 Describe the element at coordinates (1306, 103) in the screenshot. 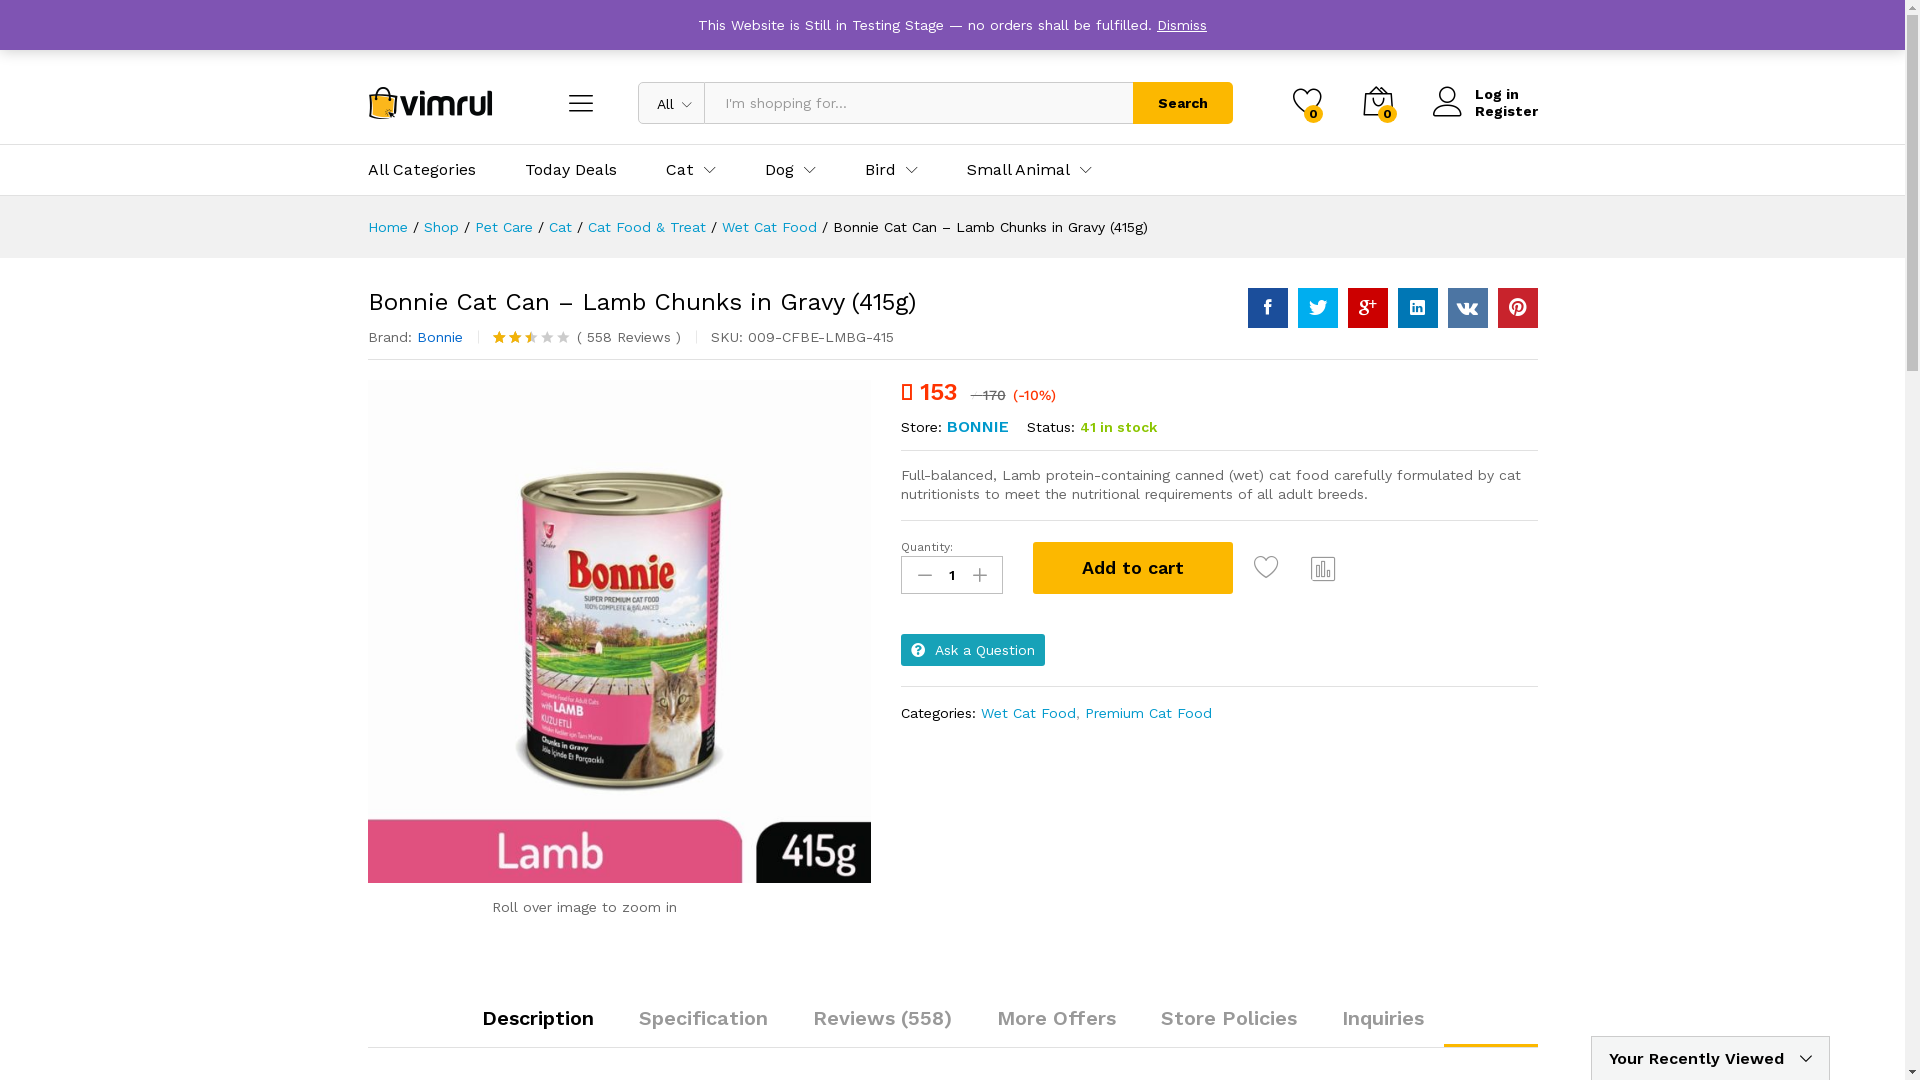

I see `'0'` at that location.